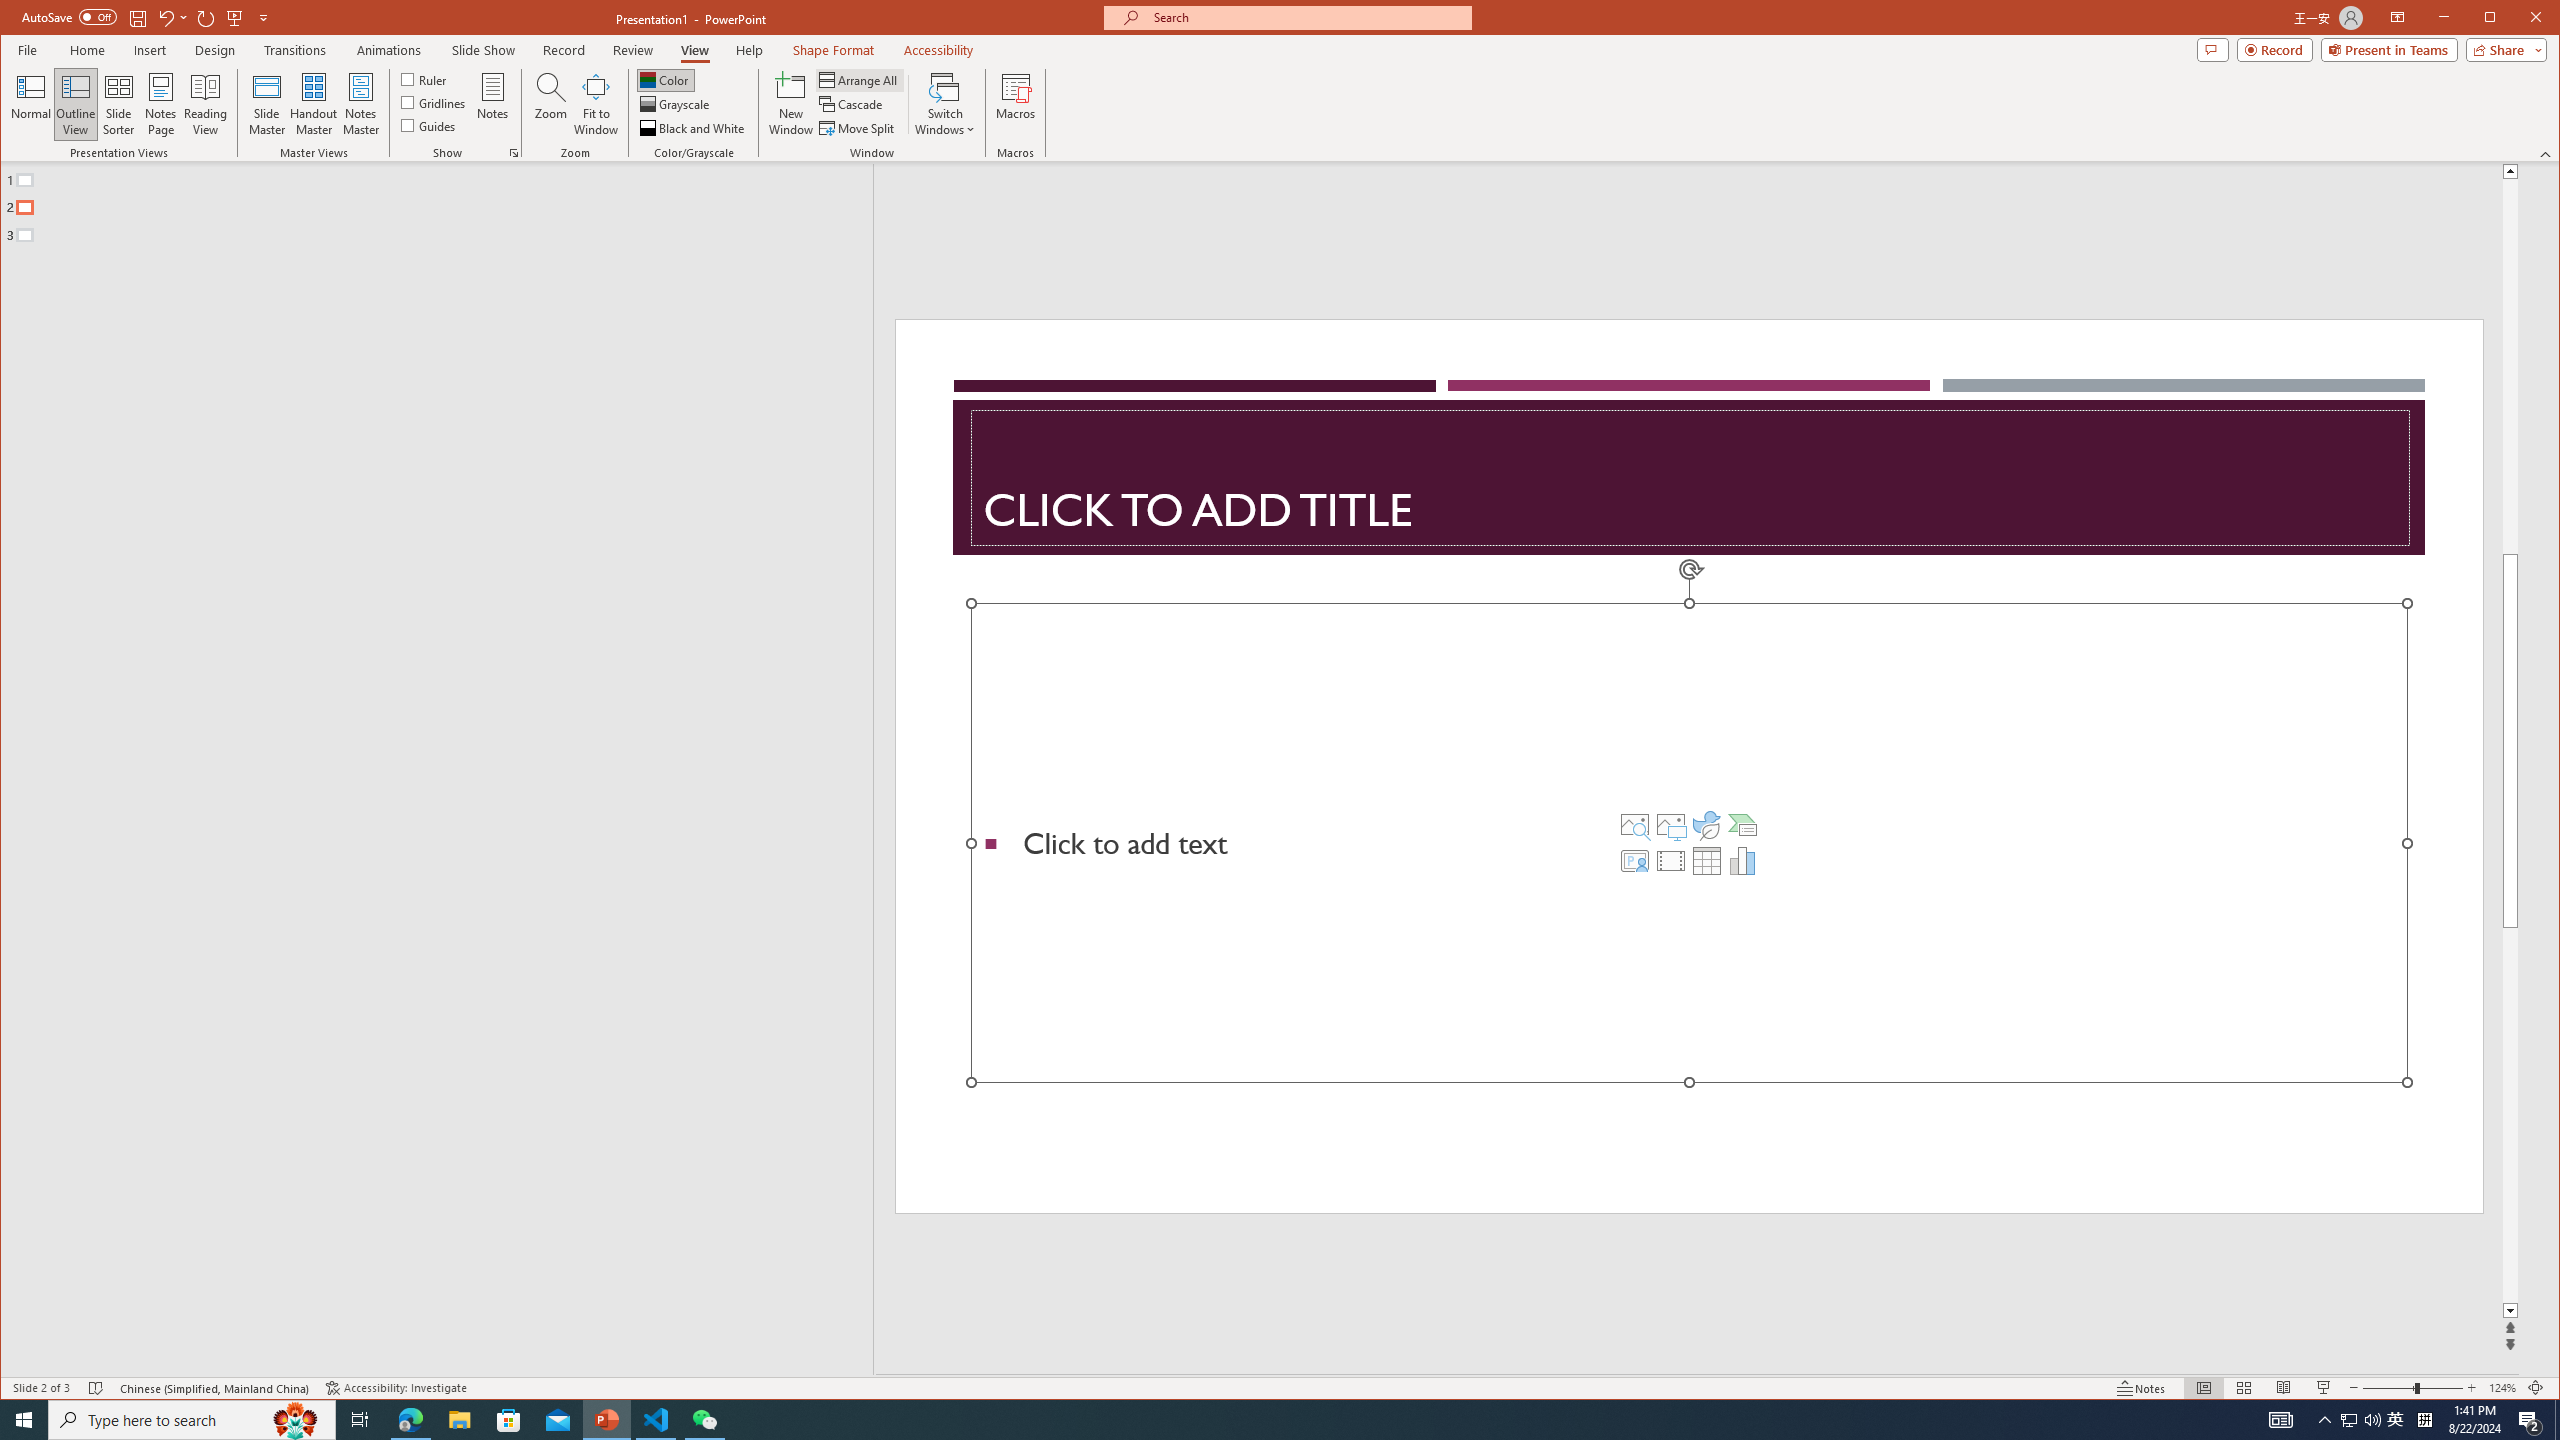 Image resolution: width=2560 pixels, height=1440 pixels. What do you see at coordinates (1707, 824) in the screenshot?
I see `'Insert an Icon'` at bounding box center [1707, 824].